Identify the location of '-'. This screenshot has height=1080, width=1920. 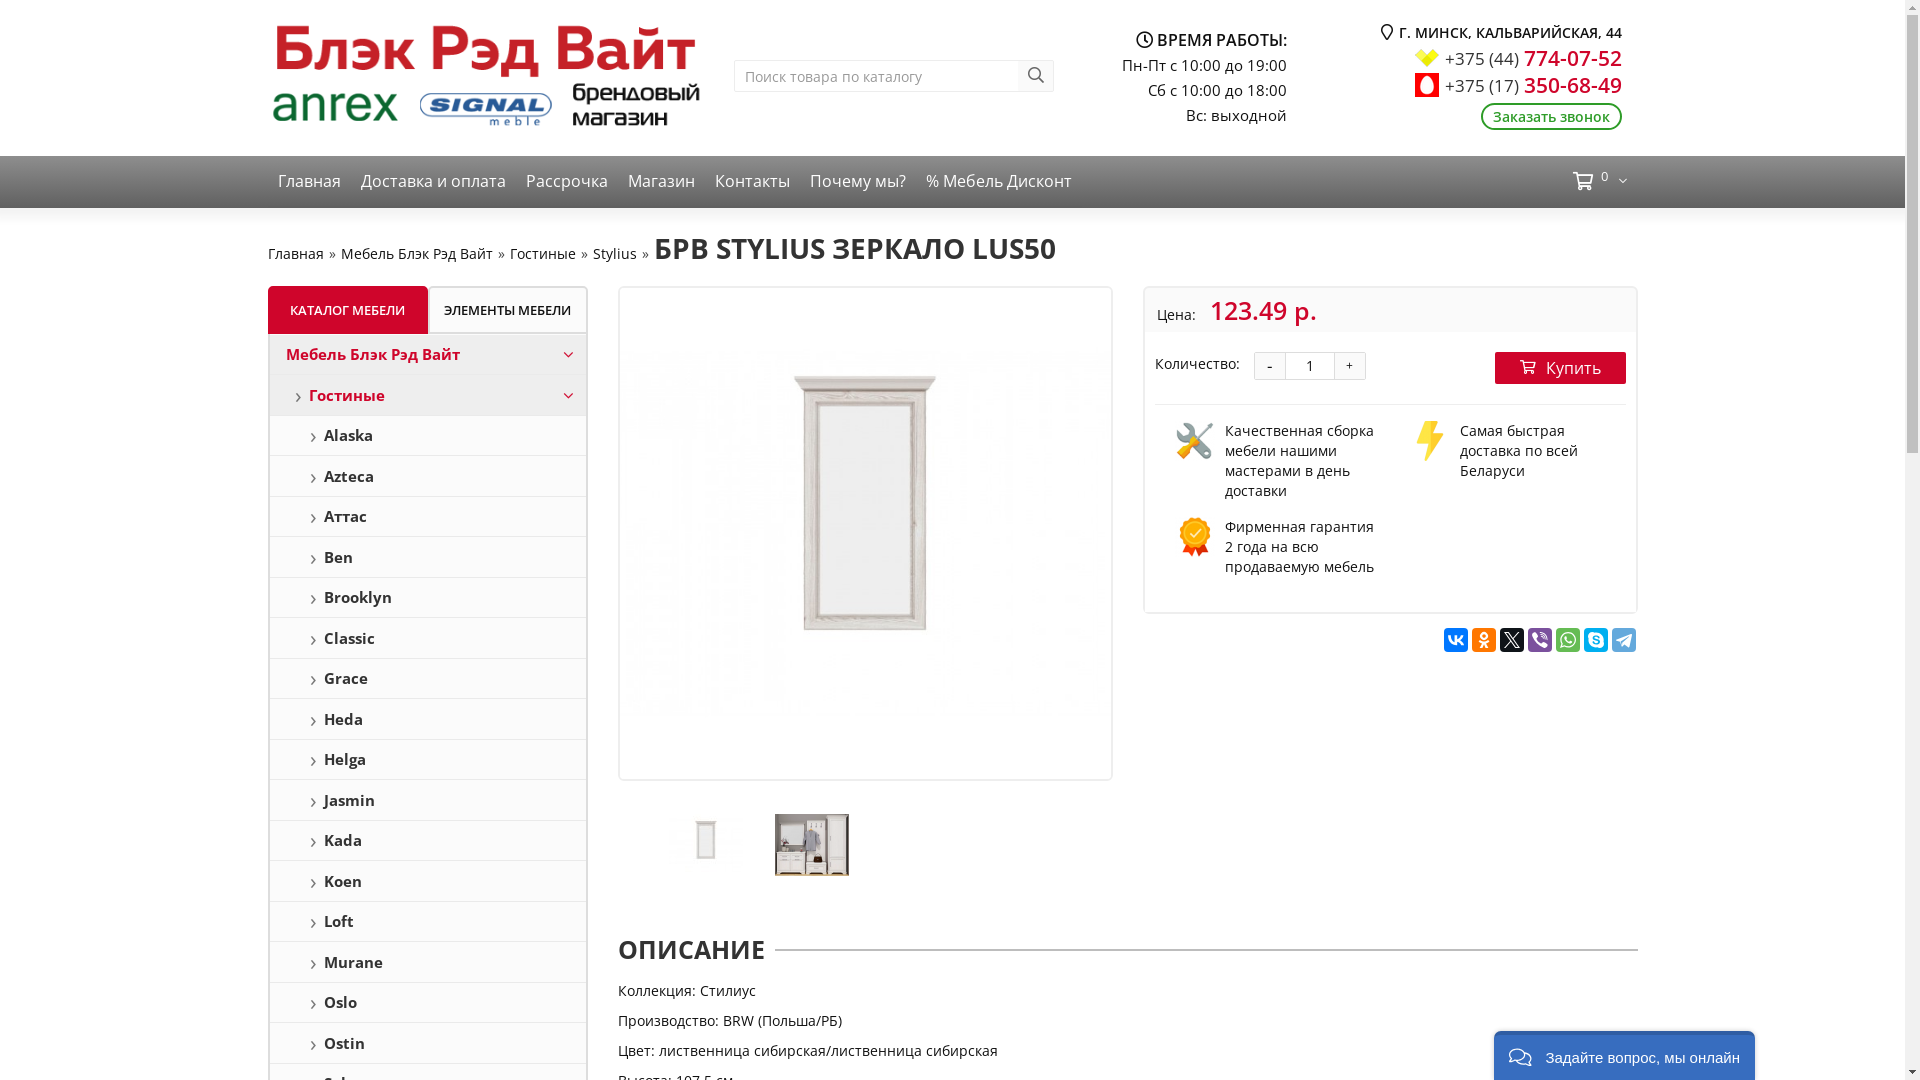
(1267, 366).